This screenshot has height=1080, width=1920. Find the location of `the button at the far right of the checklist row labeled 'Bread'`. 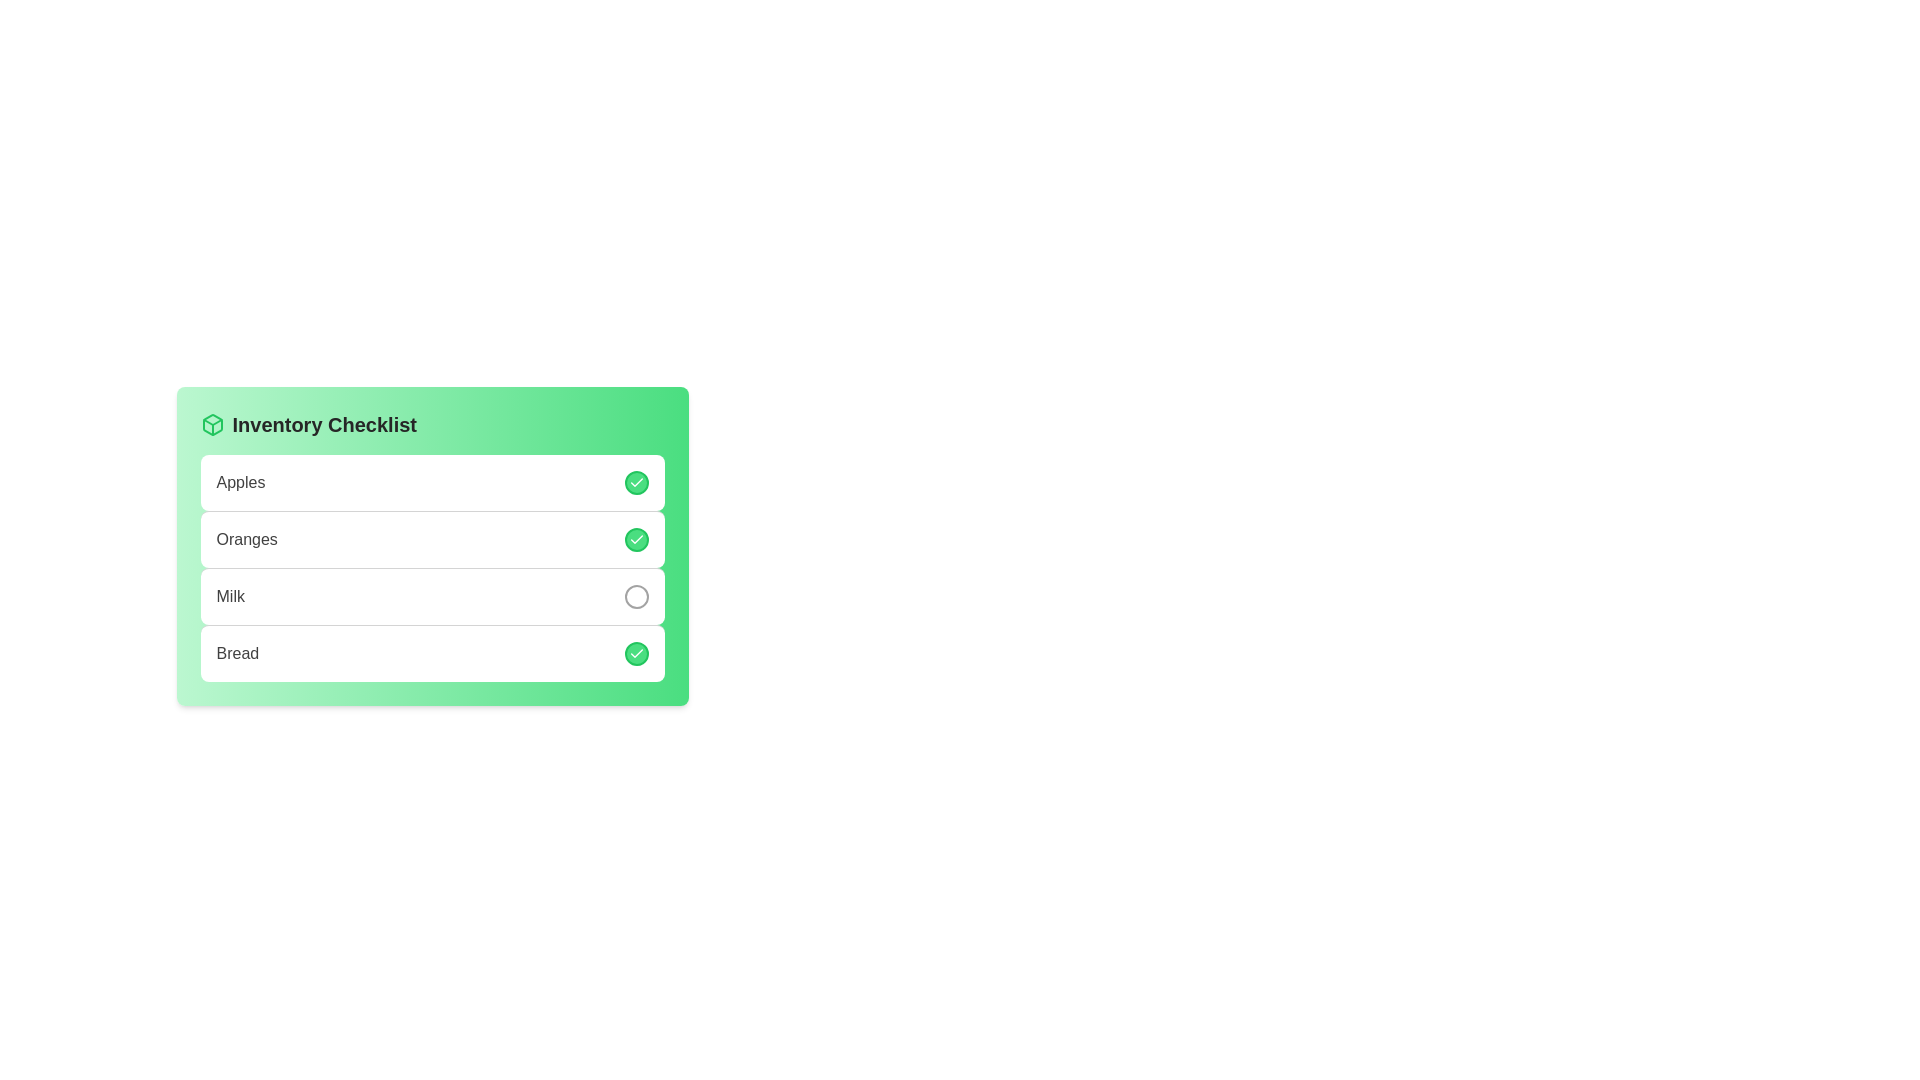

the button at the far right of the checklist row labeled 'Bread' is located at coordinates (635, 654).